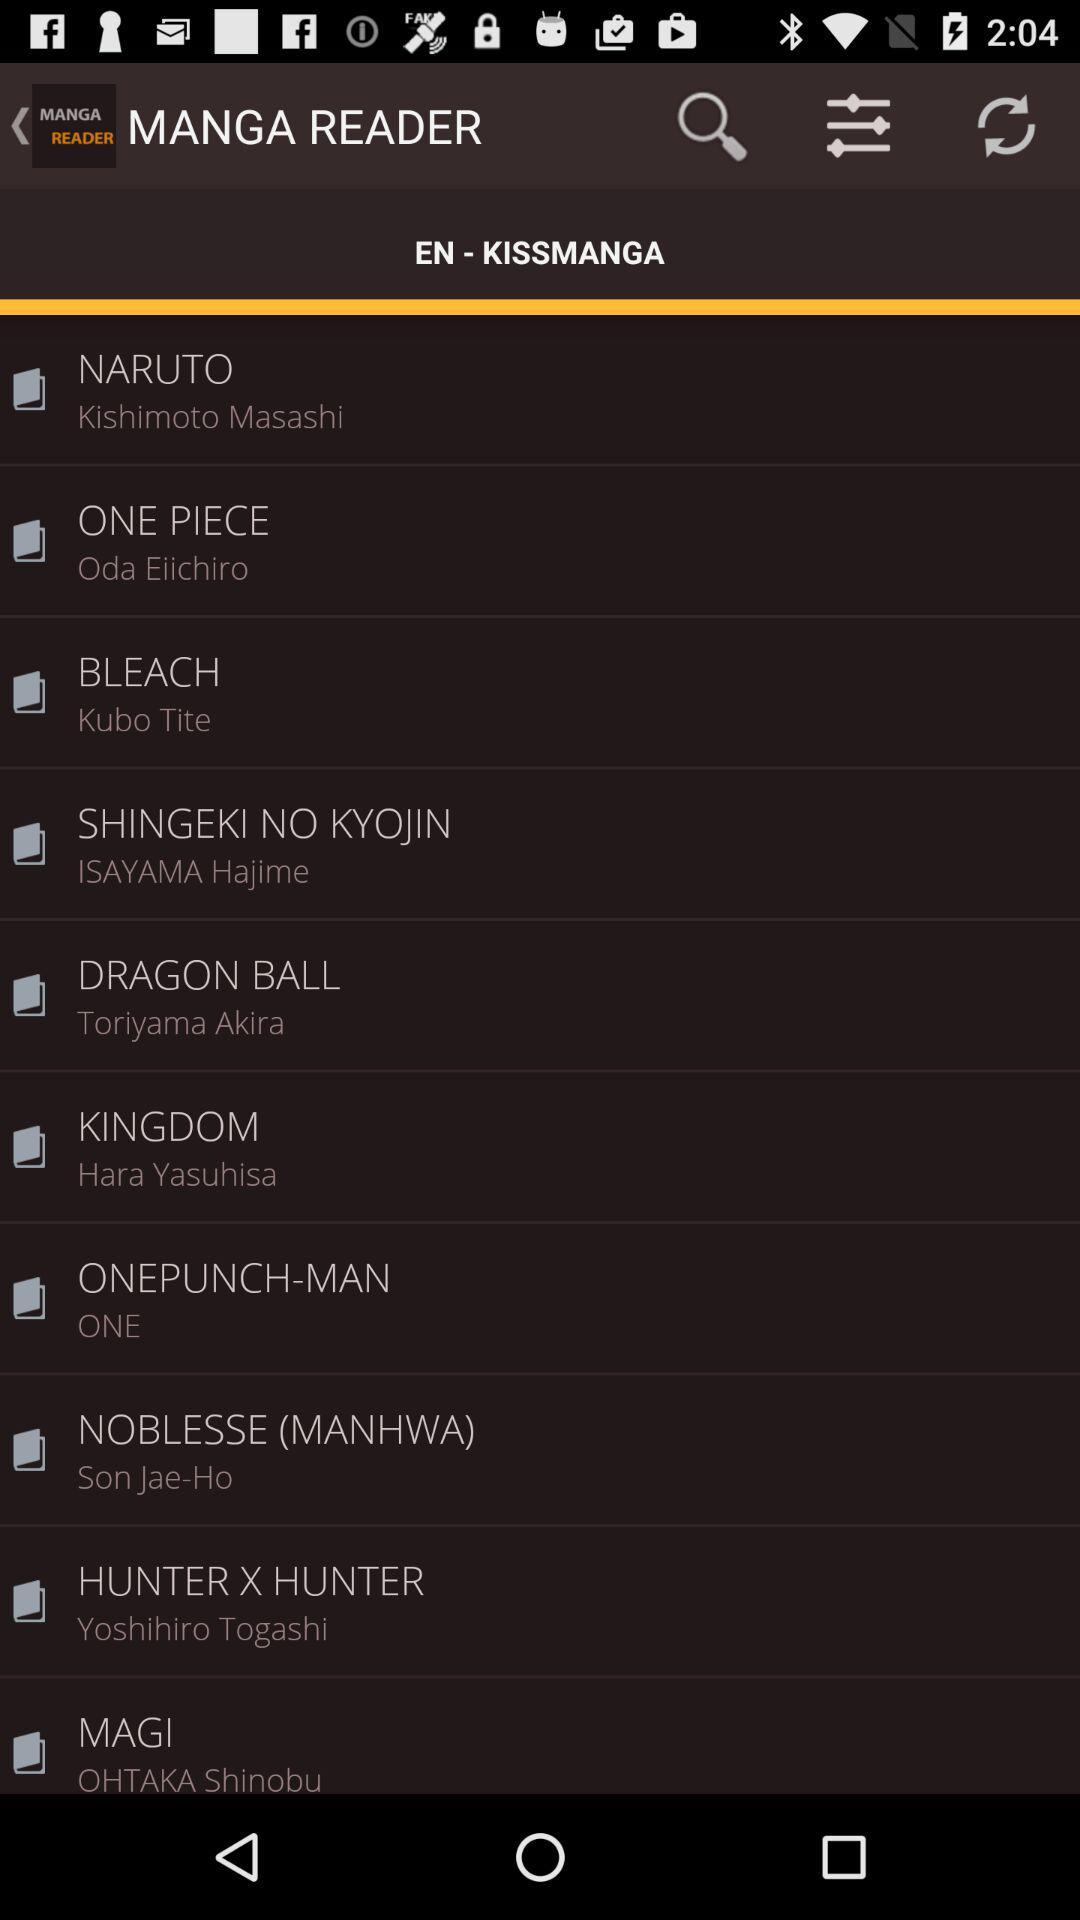  Describe the element at coordinates (571, 427) in the screenshot. I see `icon below the naruto icon` at that location.